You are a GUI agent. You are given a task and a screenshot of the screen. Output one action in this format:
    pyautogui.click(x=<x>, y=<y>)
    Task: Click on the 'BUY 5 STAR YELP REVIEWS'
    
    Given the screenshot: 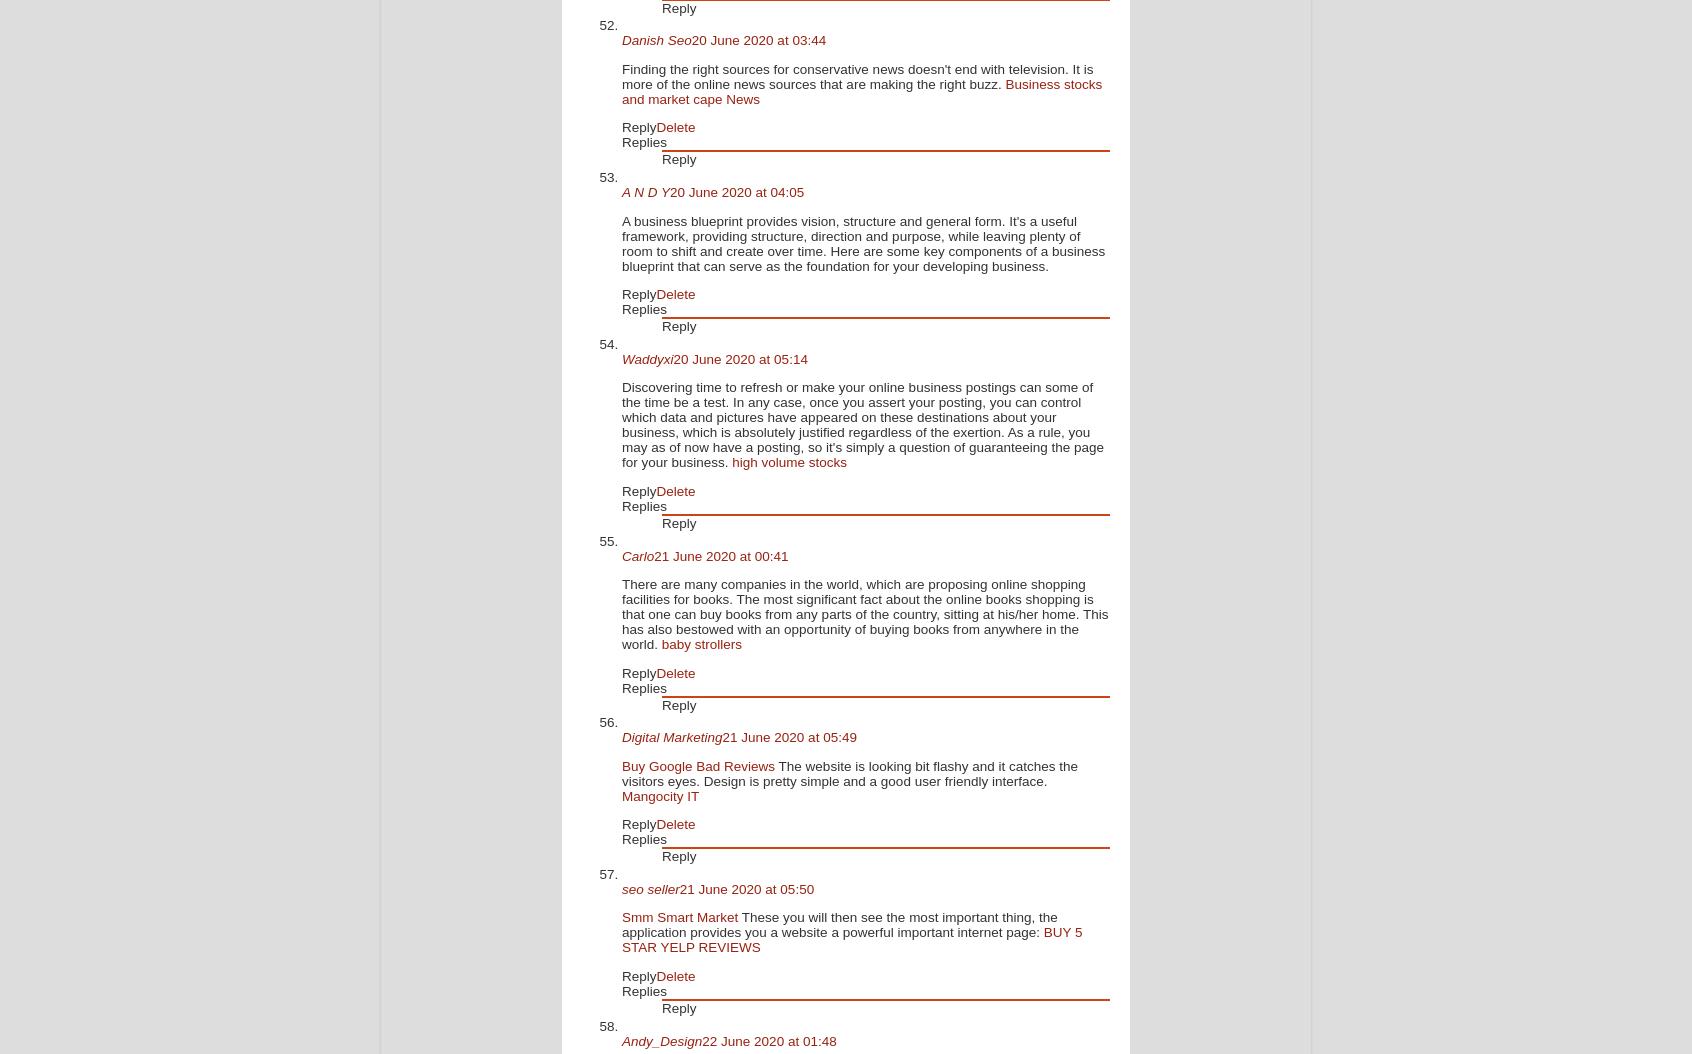 What is the action you would take?
    pyautogui.click(x=850, y=938)
    